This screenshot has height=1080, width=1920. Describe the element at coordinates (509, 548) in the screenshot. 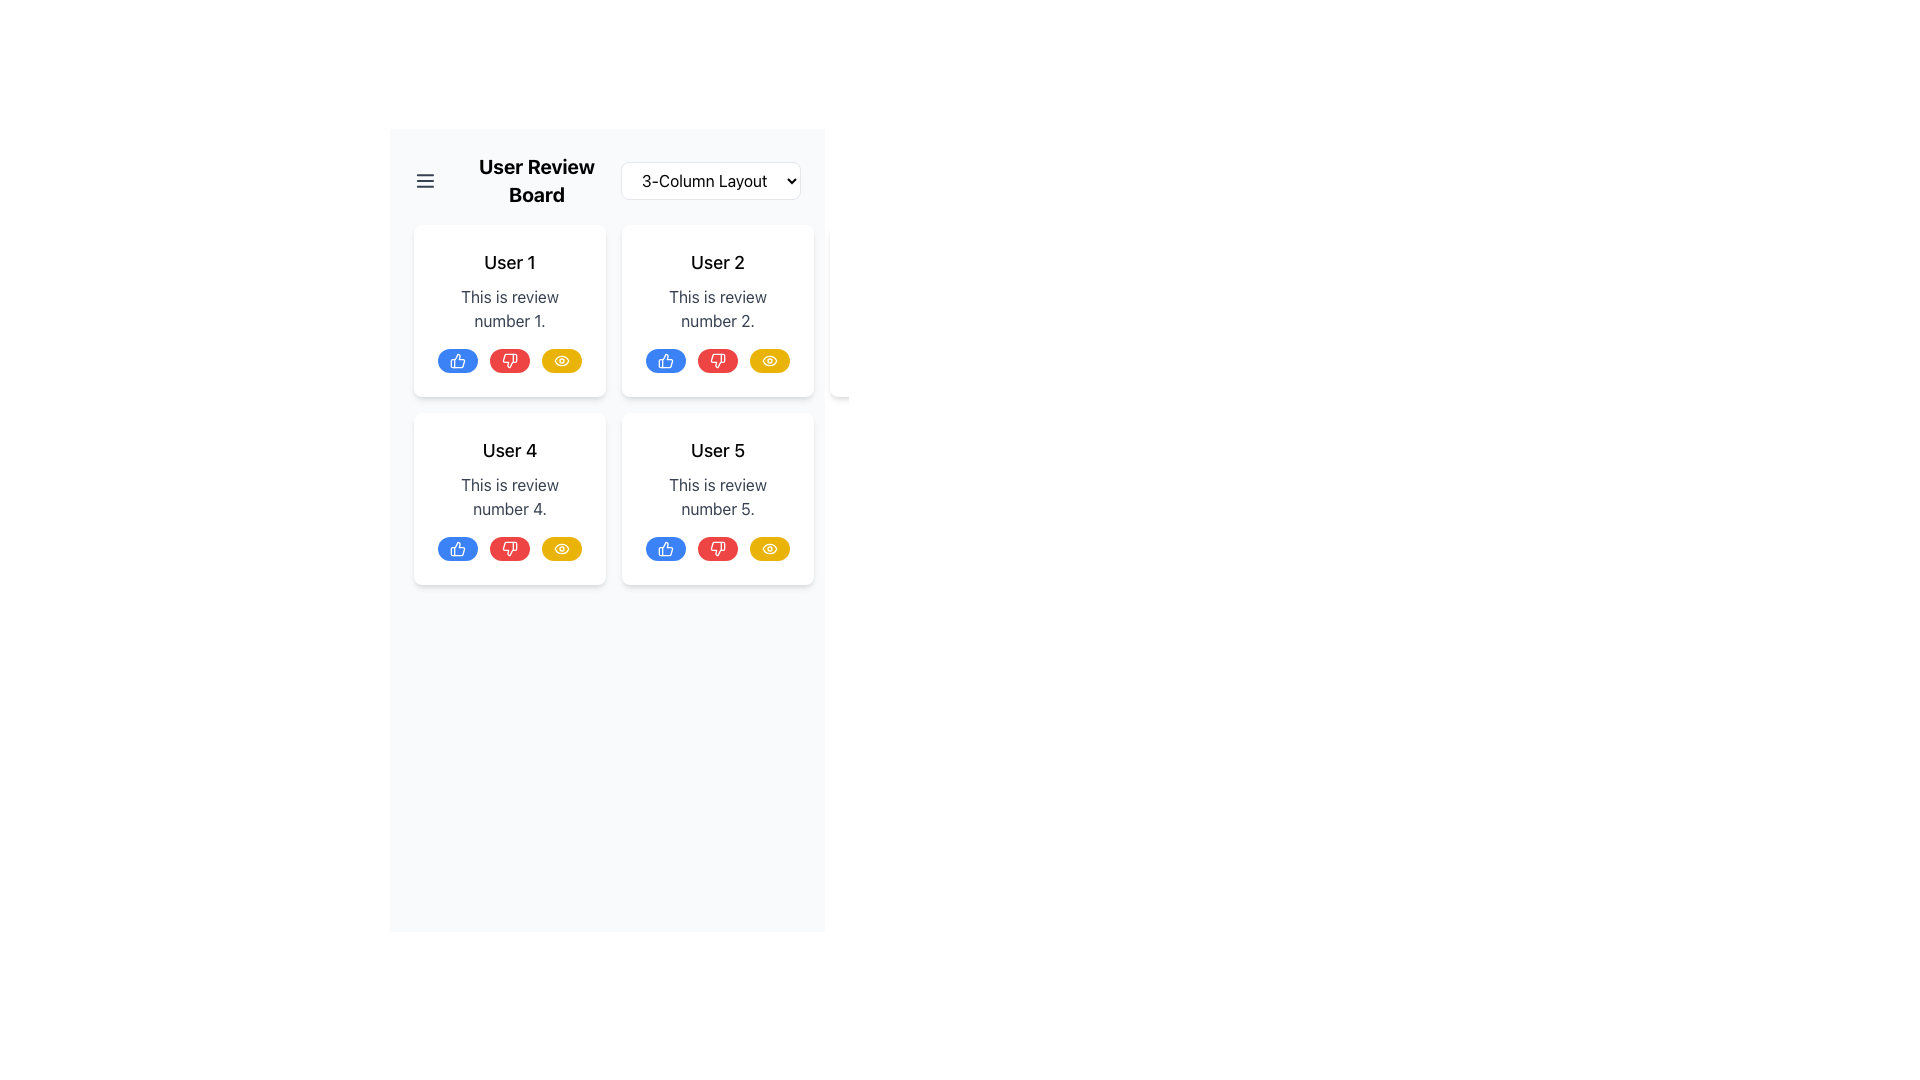

I see `the center button for negative feedback located at the bottom of 'User 4' review card, positioned between the blue thumbs-up button and the yellow eye button` at that location.